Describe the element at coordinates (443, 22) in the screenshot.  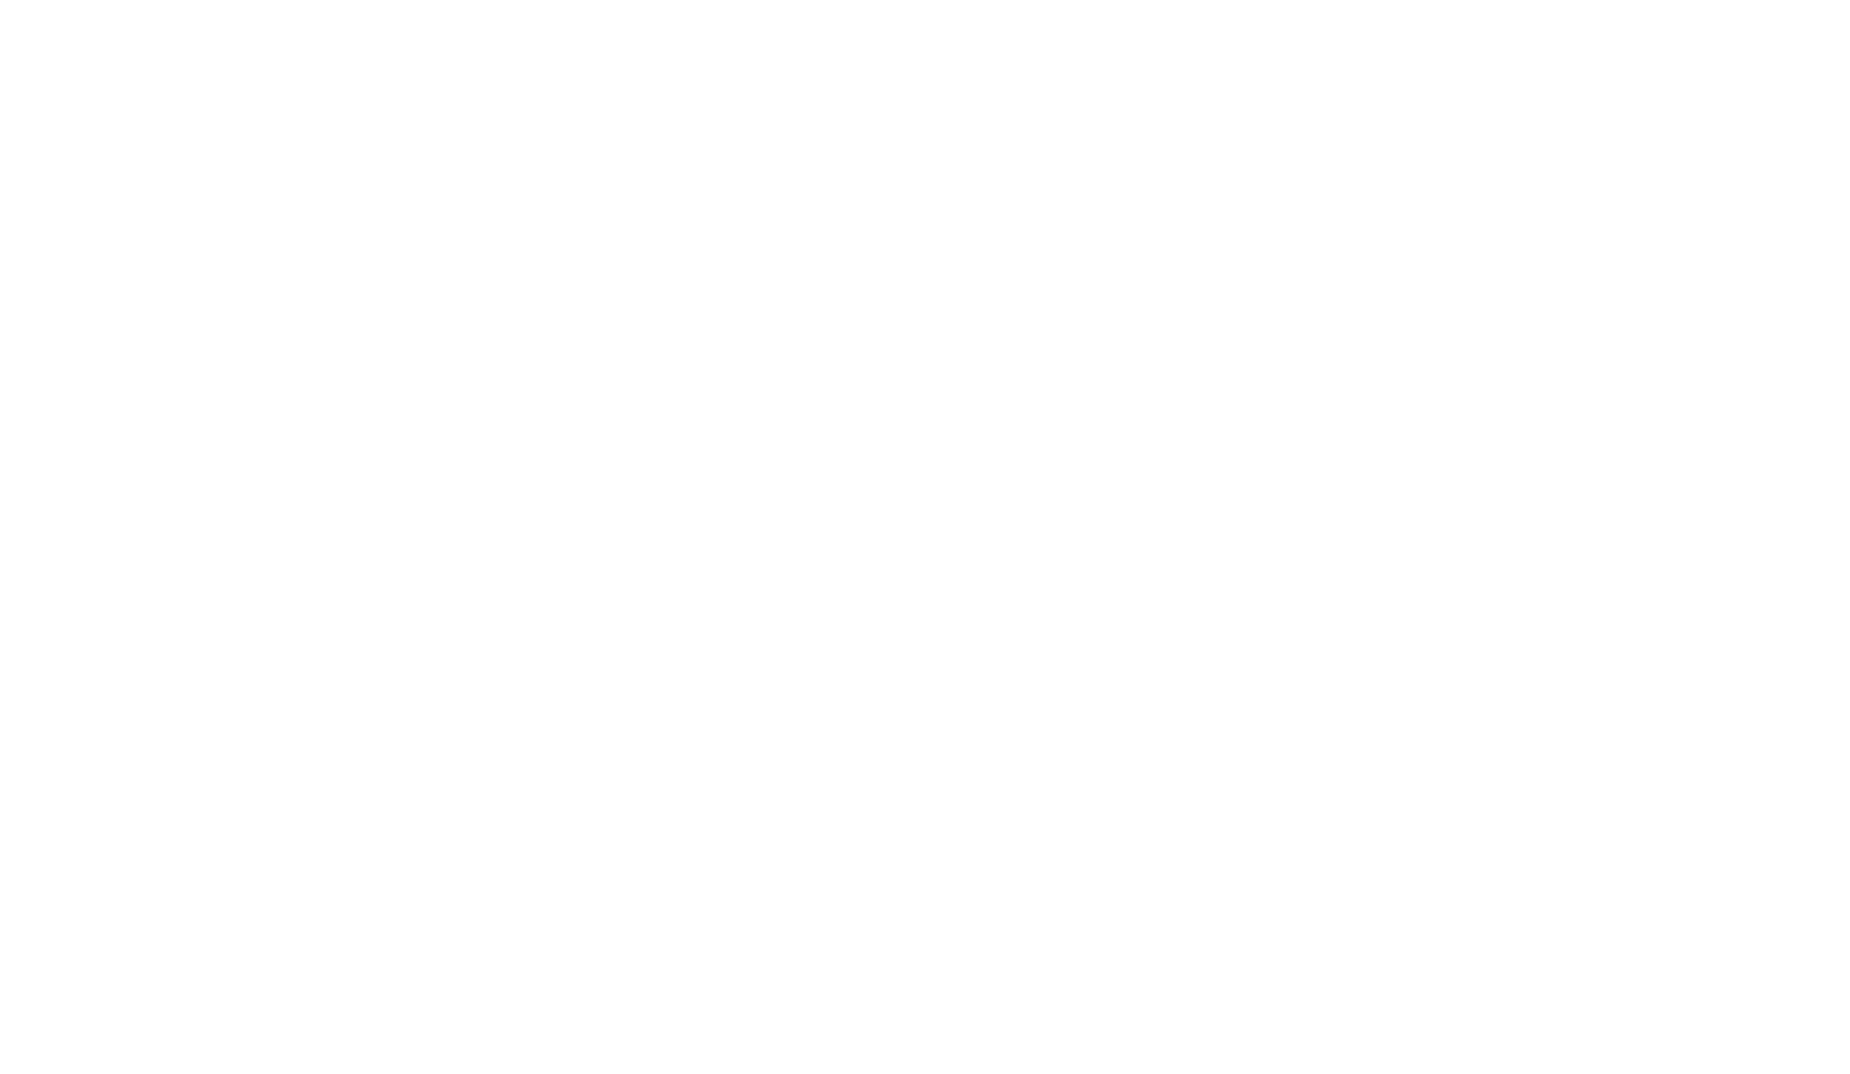
I see `'Donji Lapac'` at that location.